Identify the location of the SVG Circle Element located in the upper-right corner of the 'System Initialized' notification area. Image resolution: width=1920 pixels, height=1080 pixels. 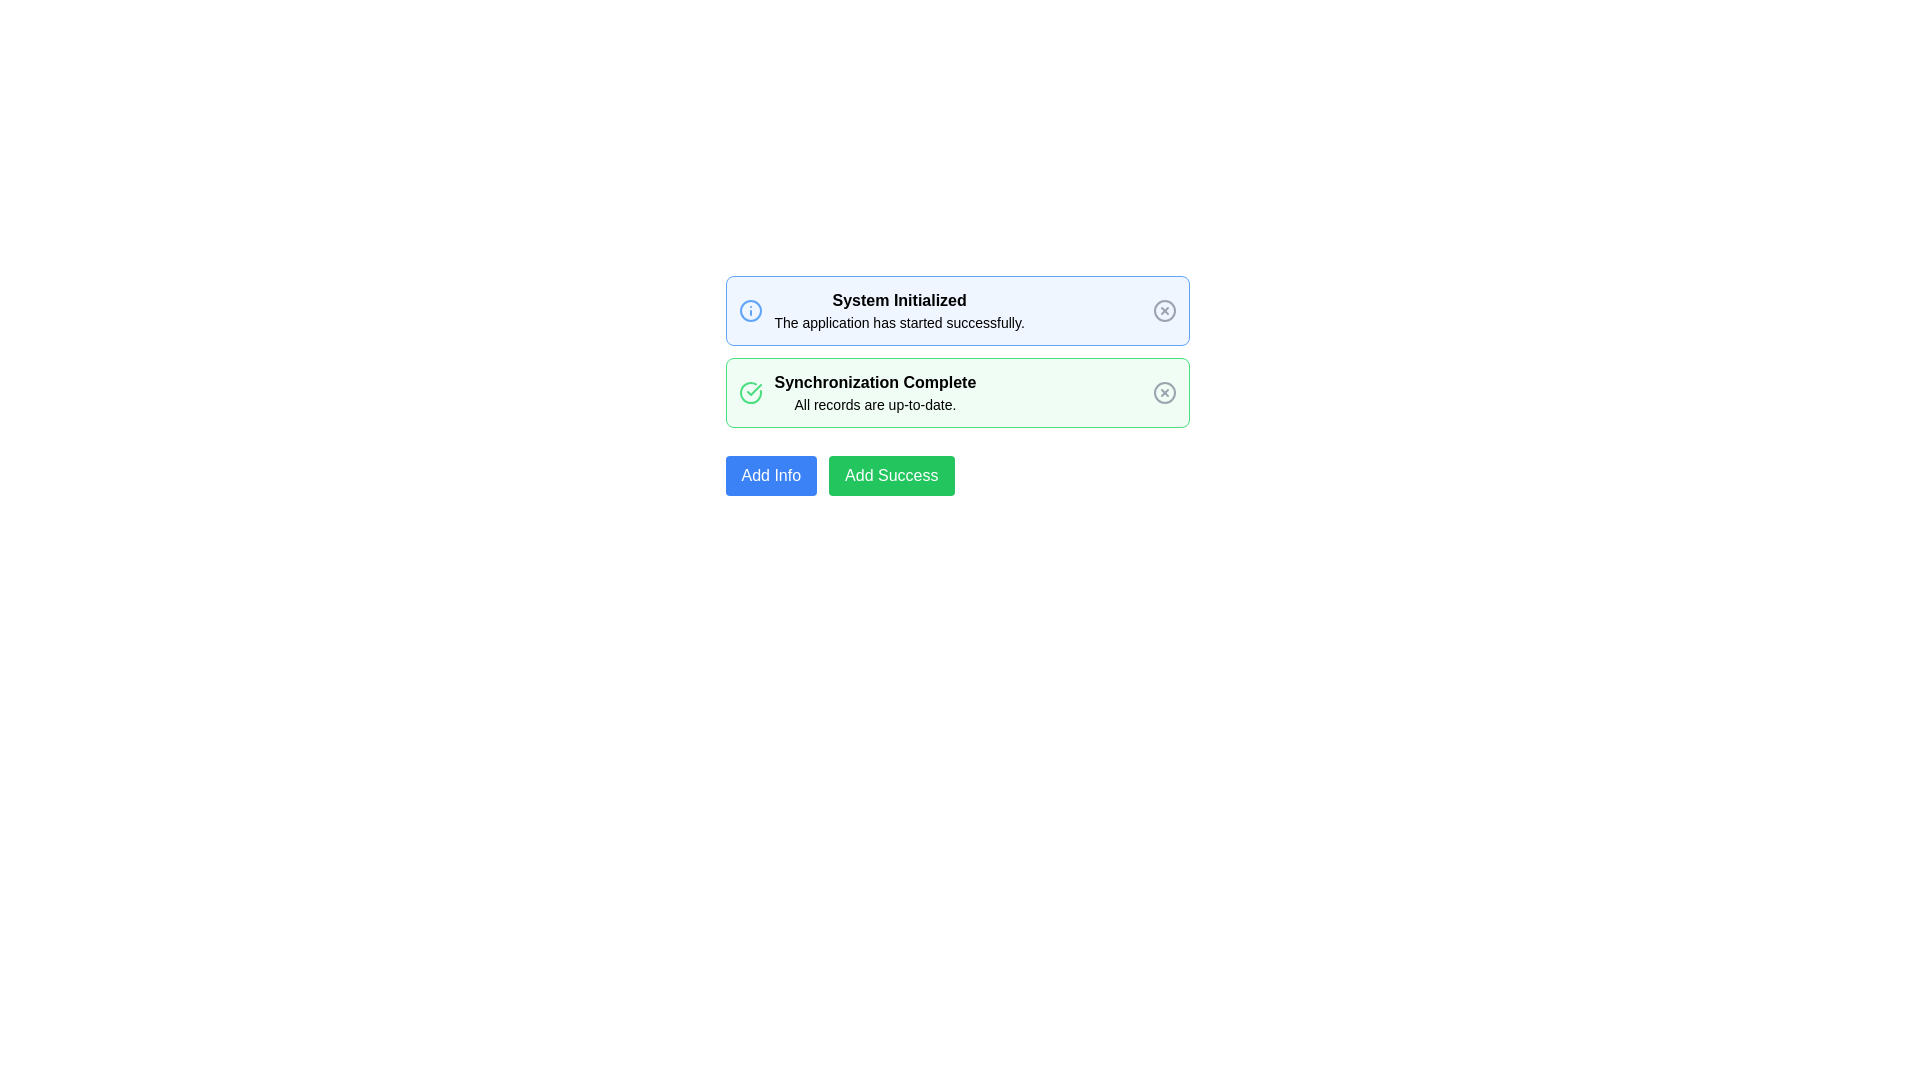
(1164, 311).